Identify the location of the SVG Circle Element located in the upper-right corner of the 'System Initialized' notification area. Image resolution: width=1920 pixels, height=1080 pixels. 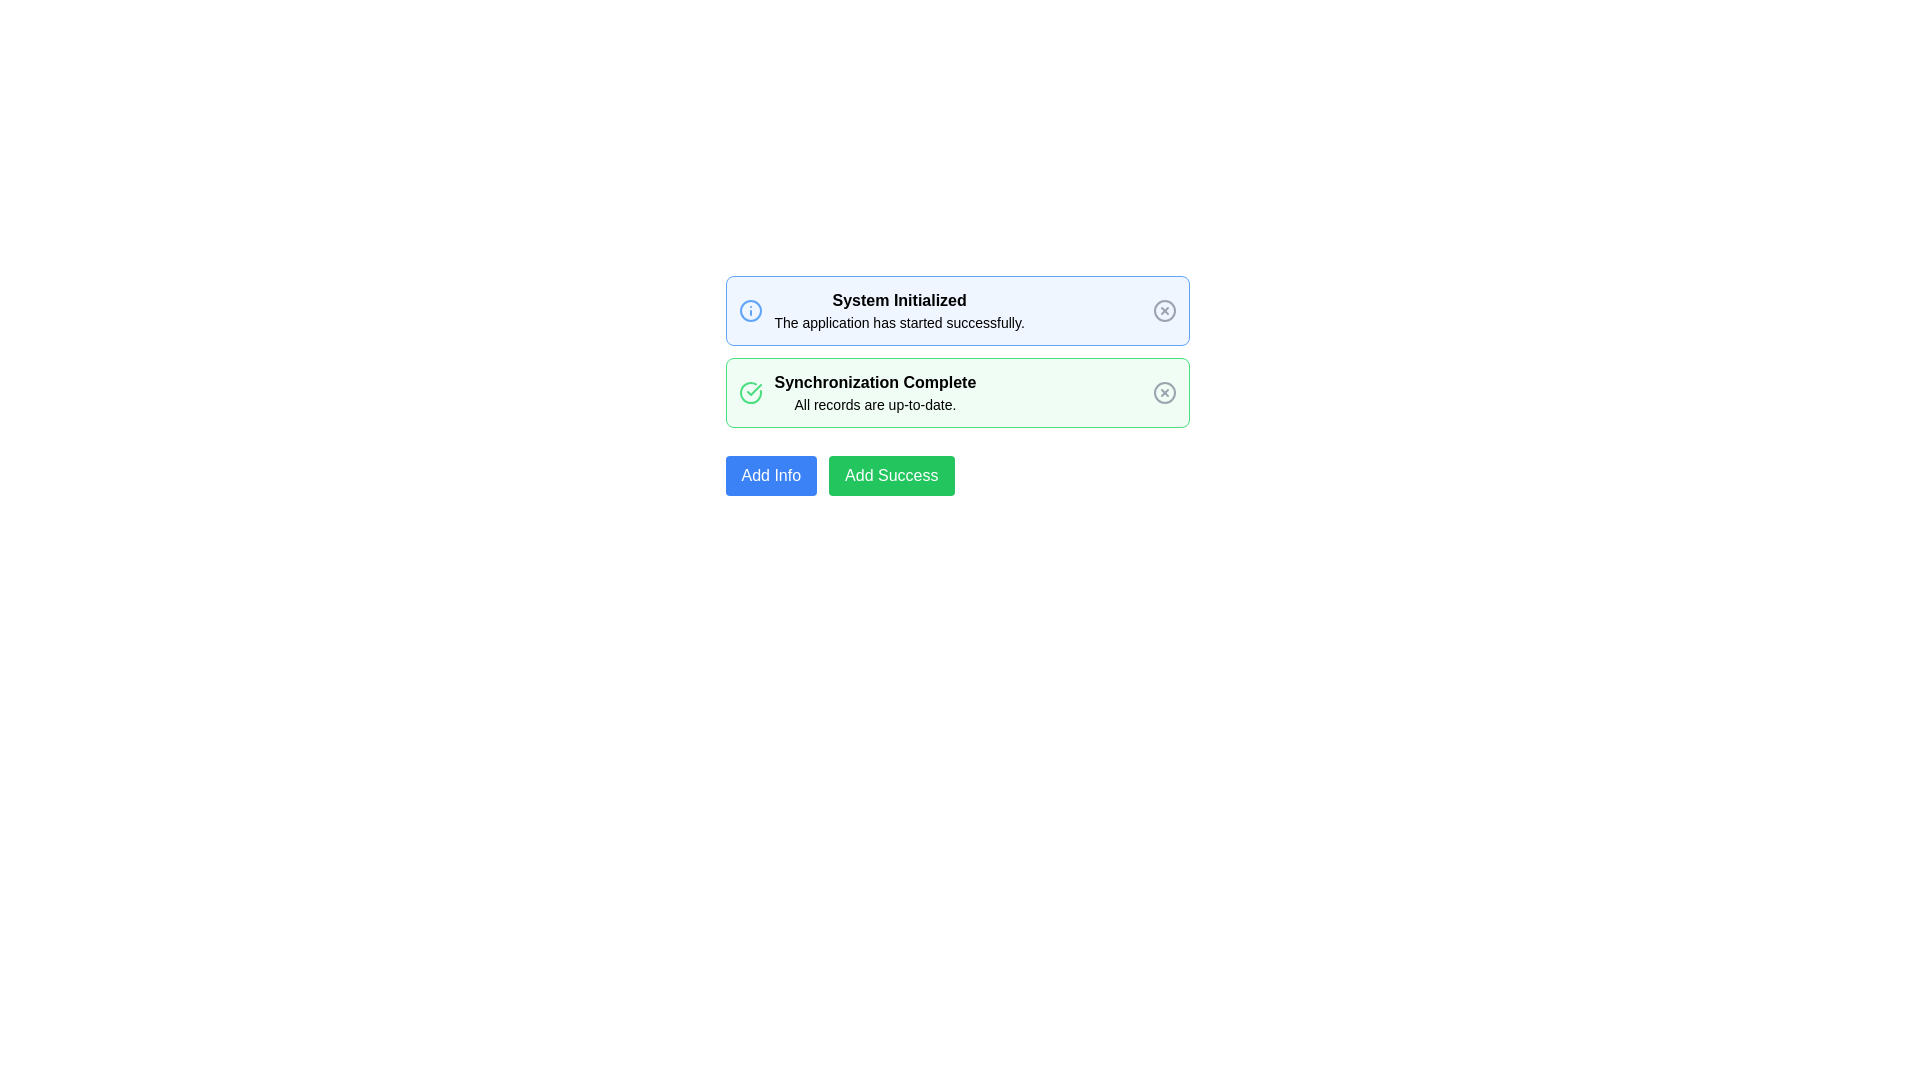
(1164, 311).